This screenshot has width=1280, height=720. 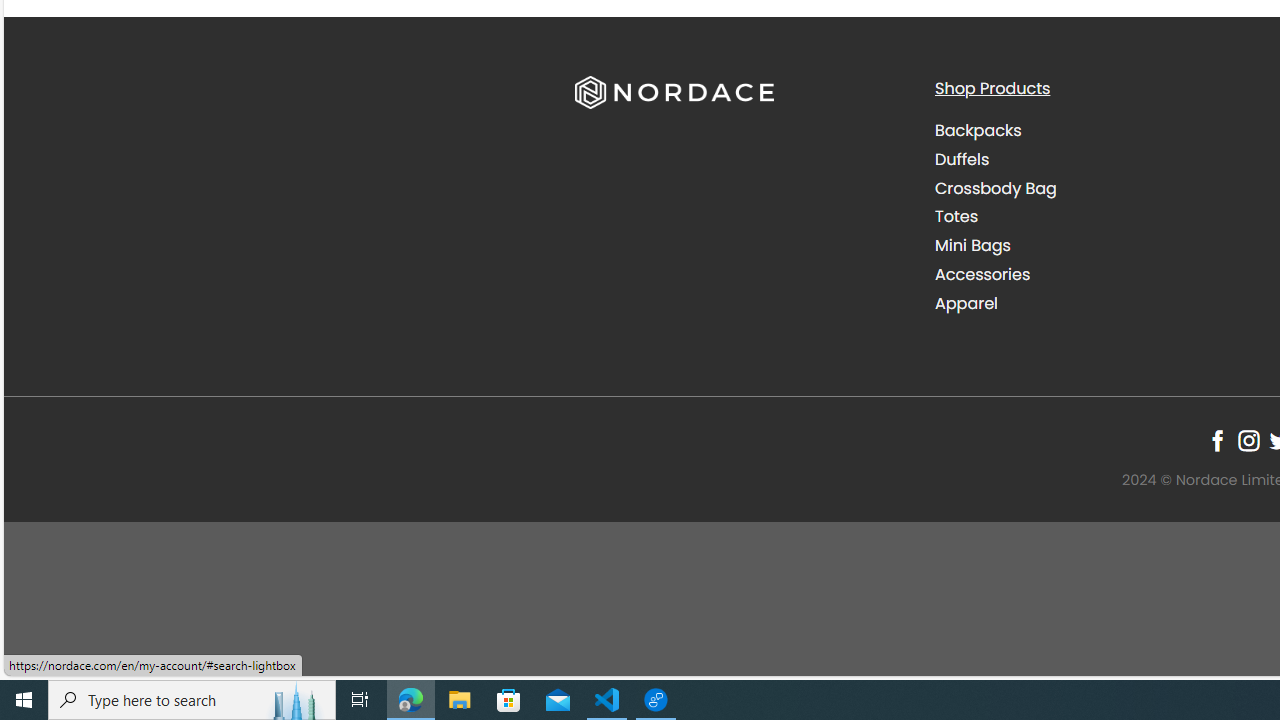 I want to click on 'Follow on Instagram', so click(x=1247, y=440).